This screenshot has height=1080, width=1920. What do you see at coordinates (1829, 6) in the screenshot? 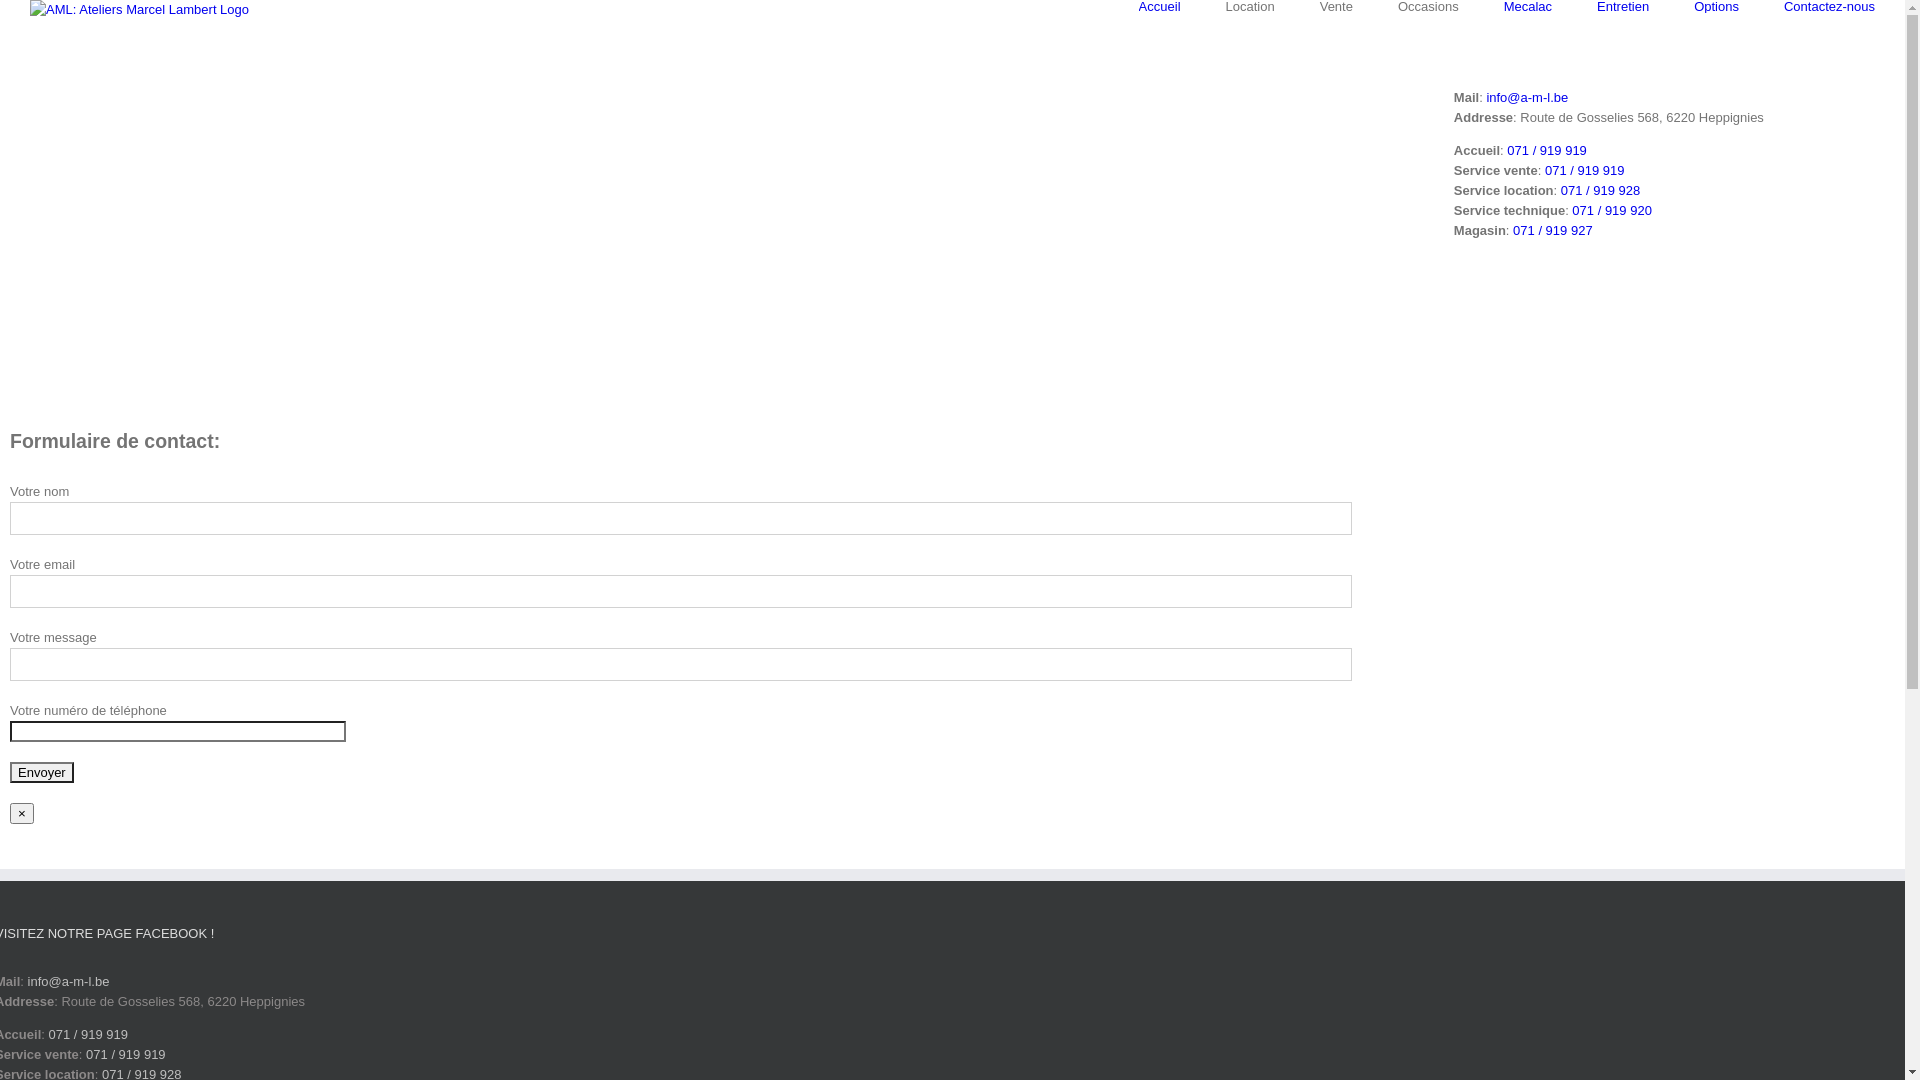
I see `'Contactez-nous'` at bounding box center [1829, 6].